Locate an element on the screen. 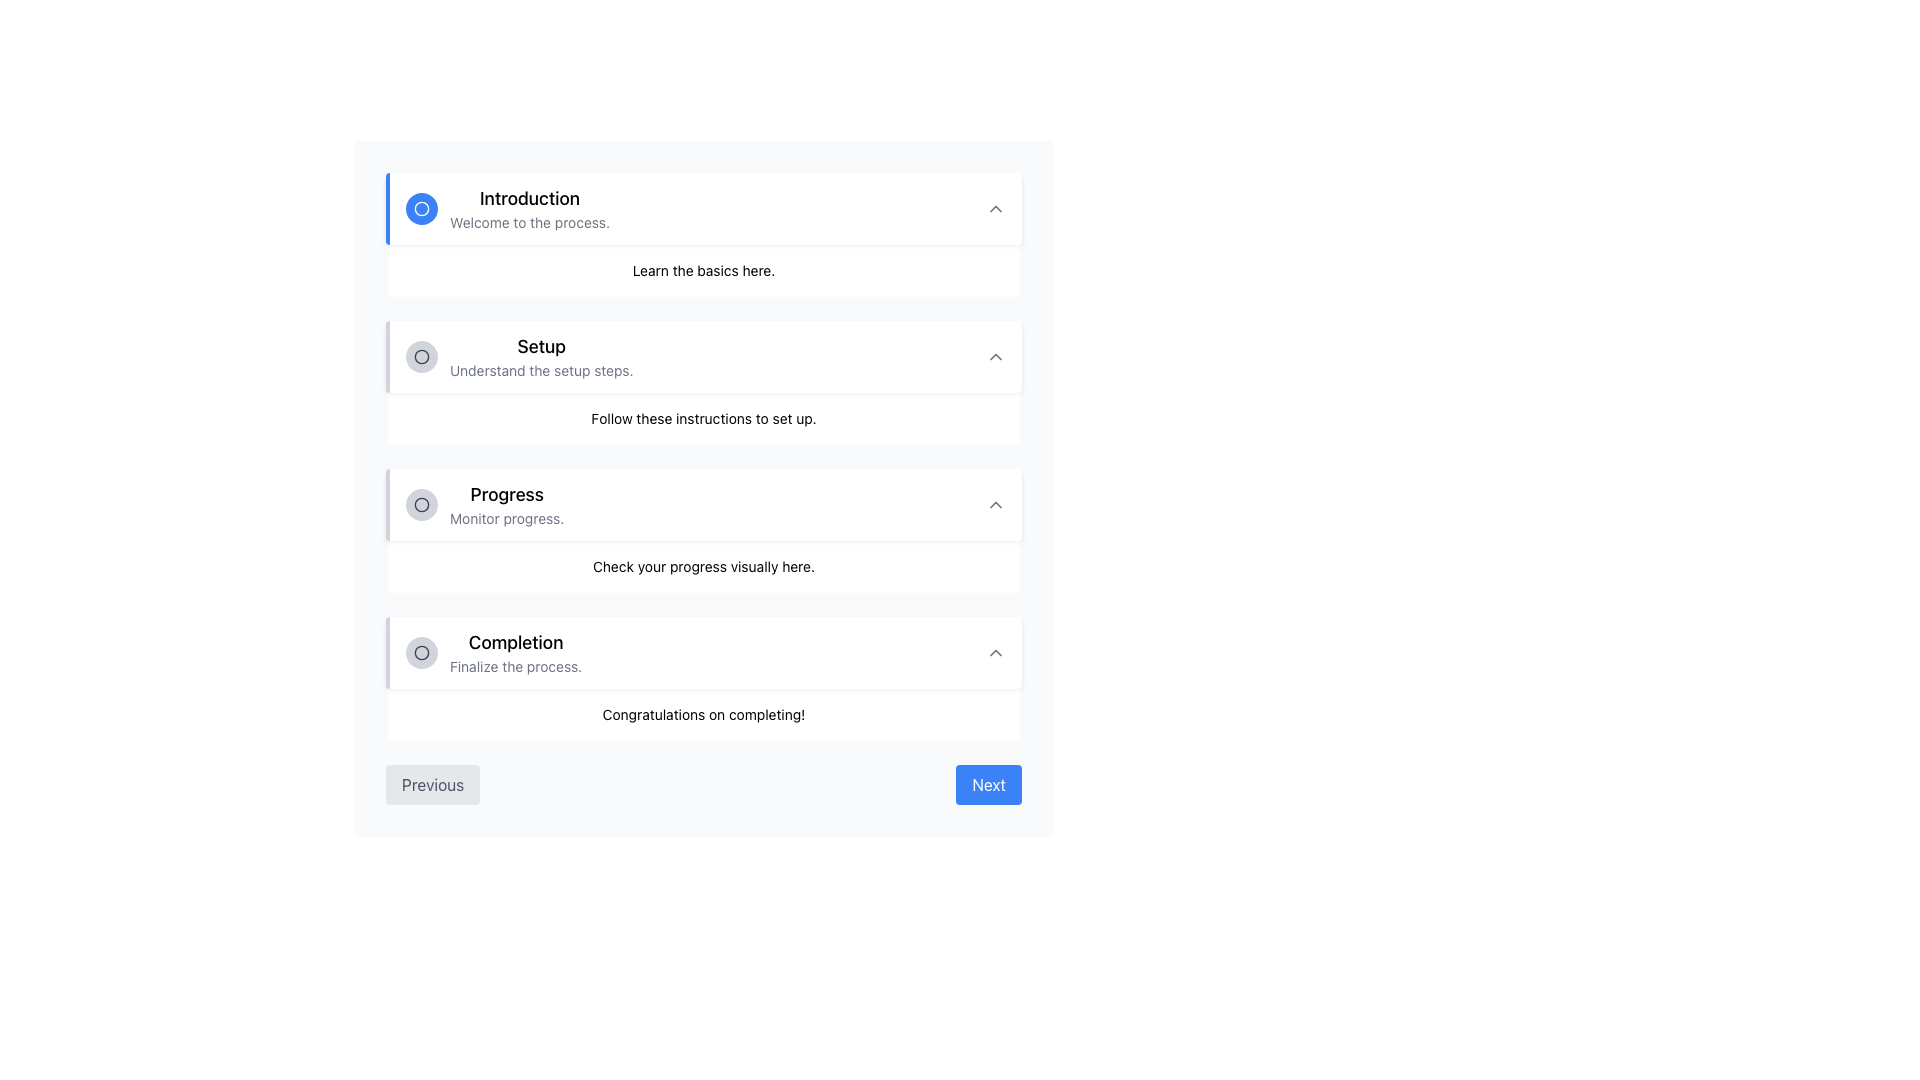  text of the header label located at the top center of the interface, which serves as the title for the first section of the multi-step process is located at coordinates (530, 199).